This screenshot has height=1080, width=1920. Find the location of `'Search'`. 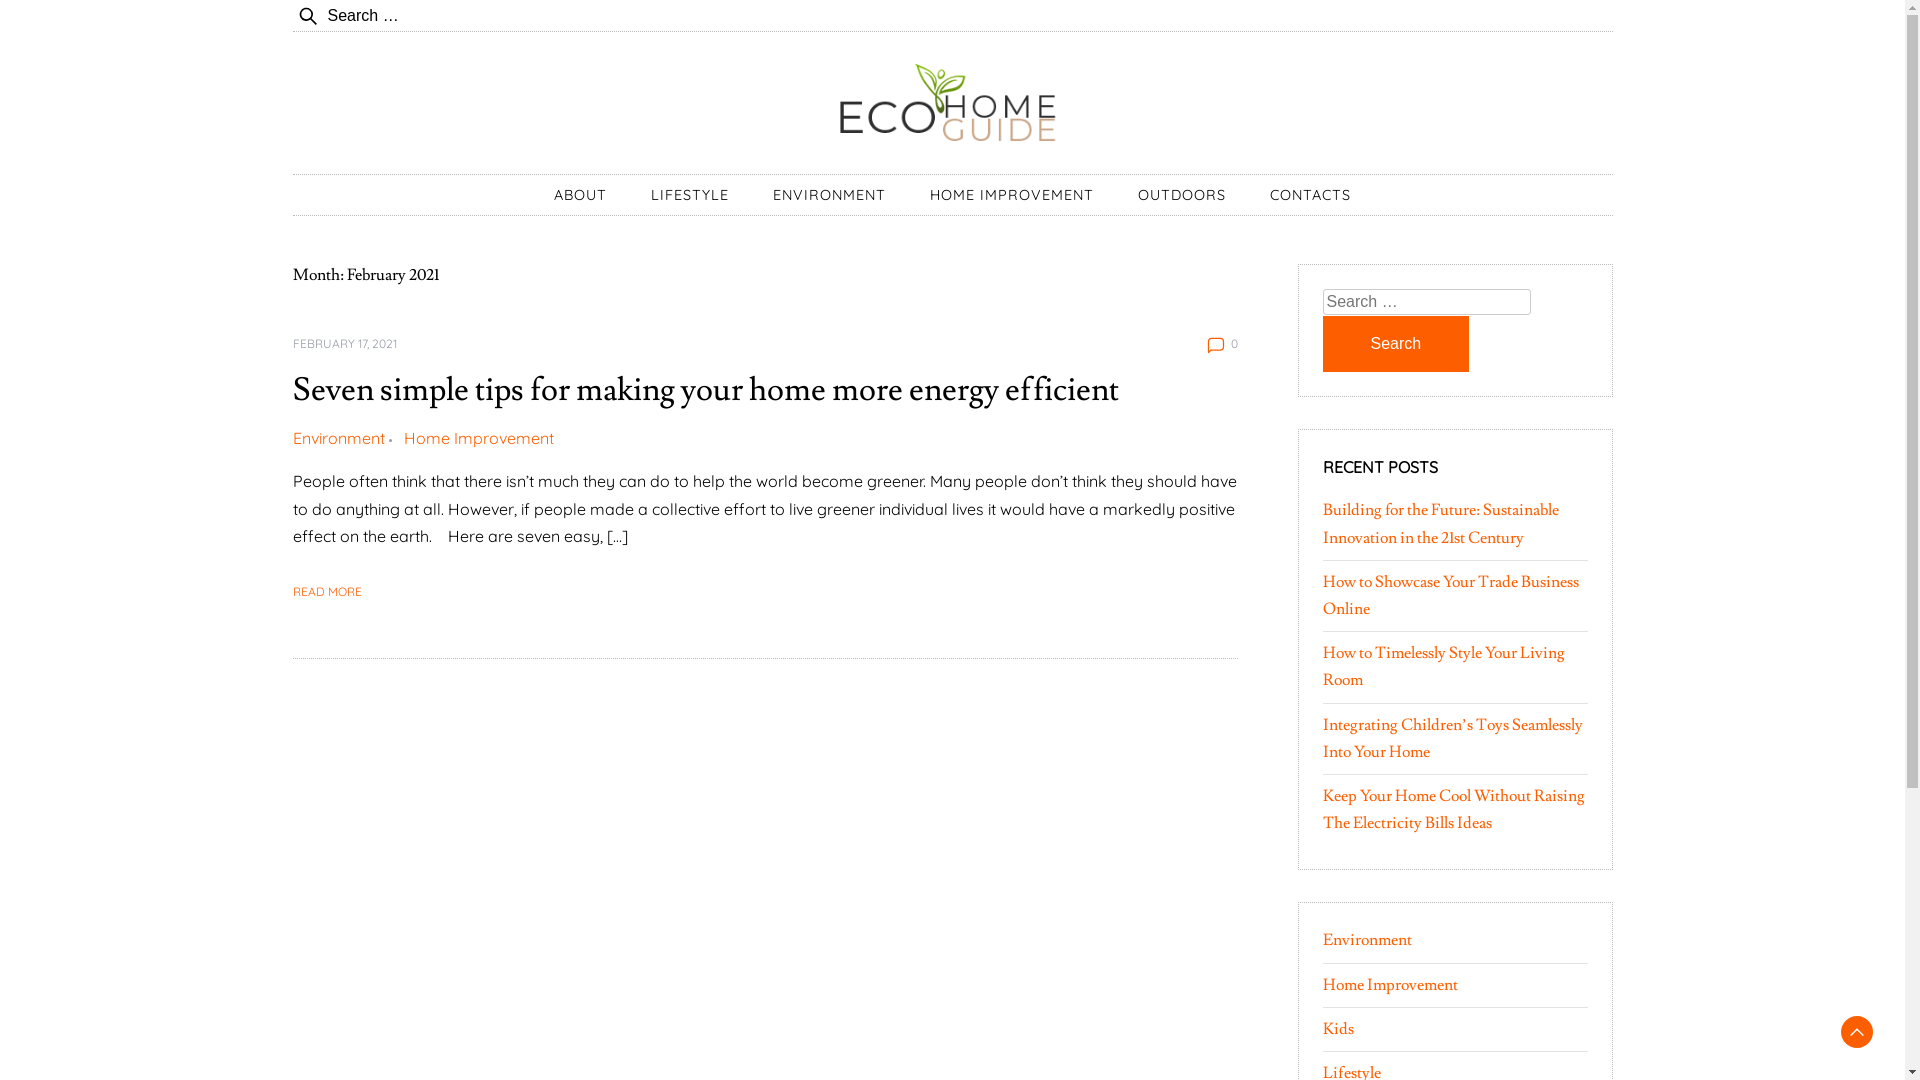

'Search' is located at coordinates (1321, 342).